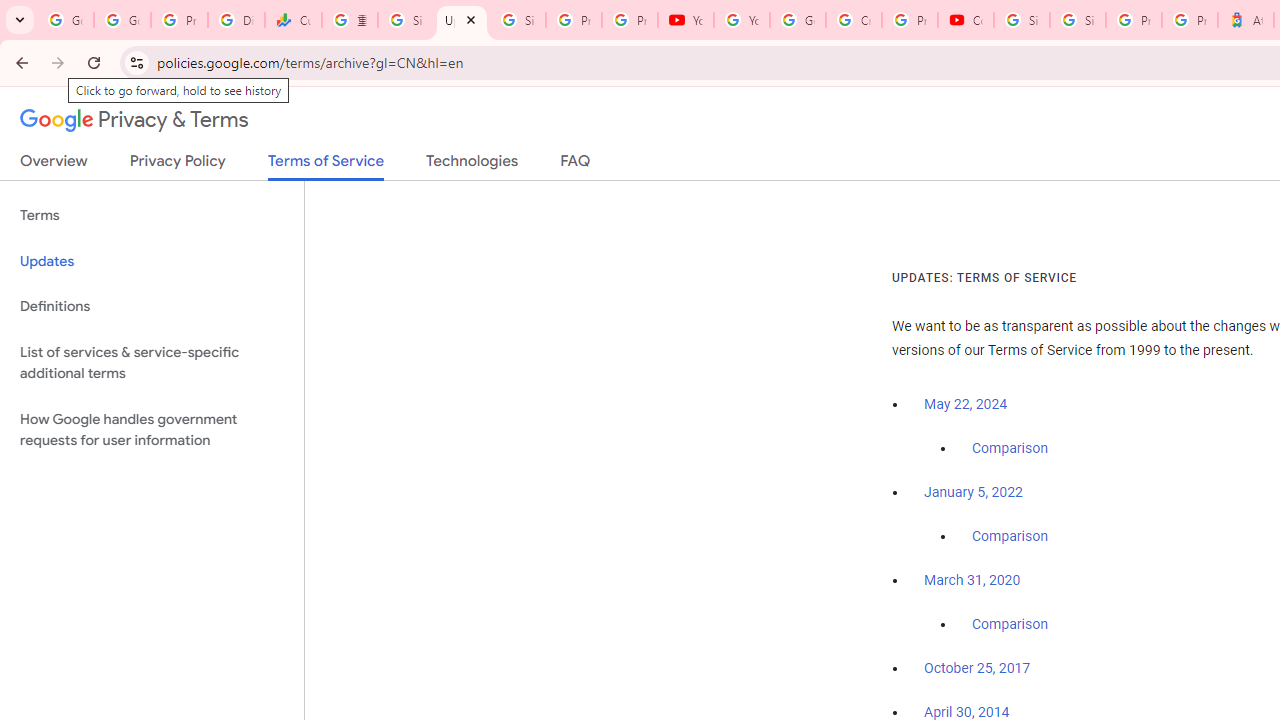 This screenshot has width=1280, height=720. Describe the element at coordinates (686, 20) in the screenshot. I see `'YouTube'` at that location.